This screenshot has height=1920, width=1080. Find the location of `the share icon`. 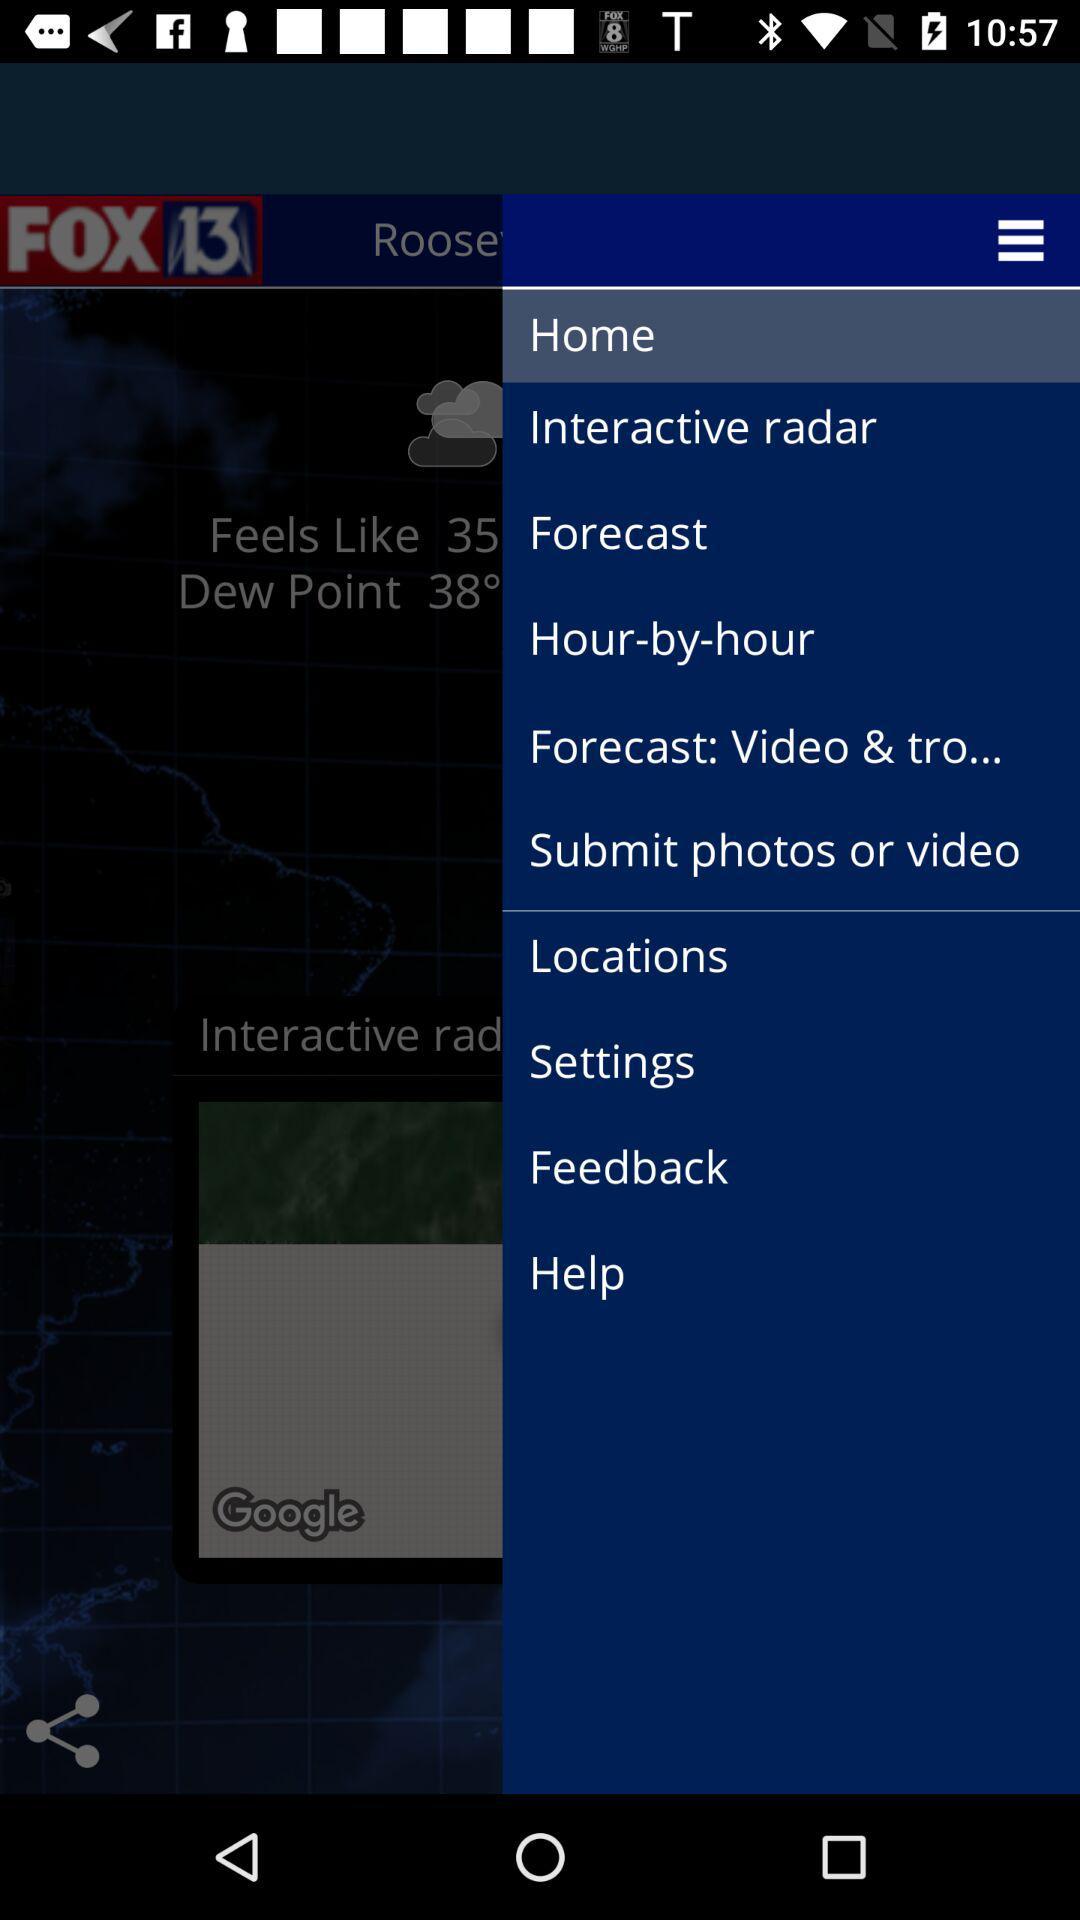

the share icon is located at coordinates (61, 1730).